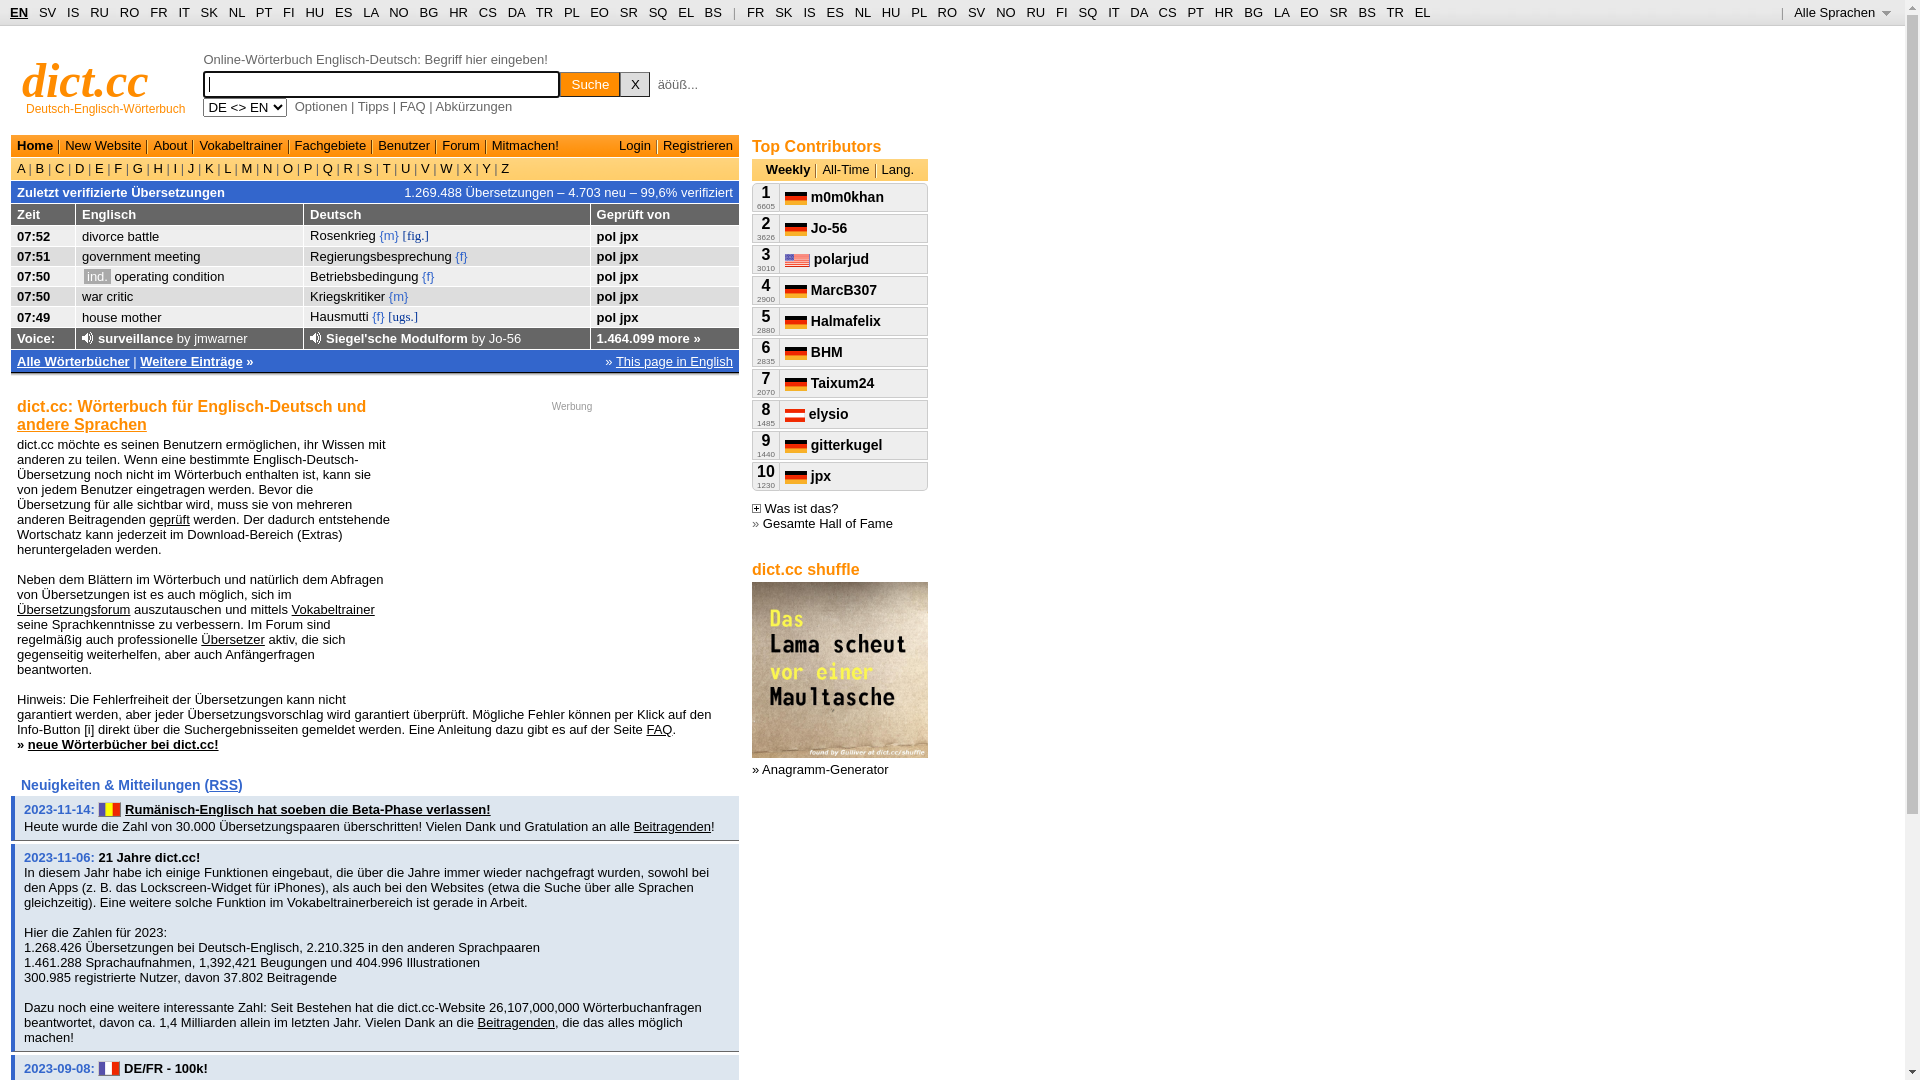 The image size is (1920, 1080). Describe the element at coordinates (84, 79) in the screenshot. I see `'dict.cc'` at that location.